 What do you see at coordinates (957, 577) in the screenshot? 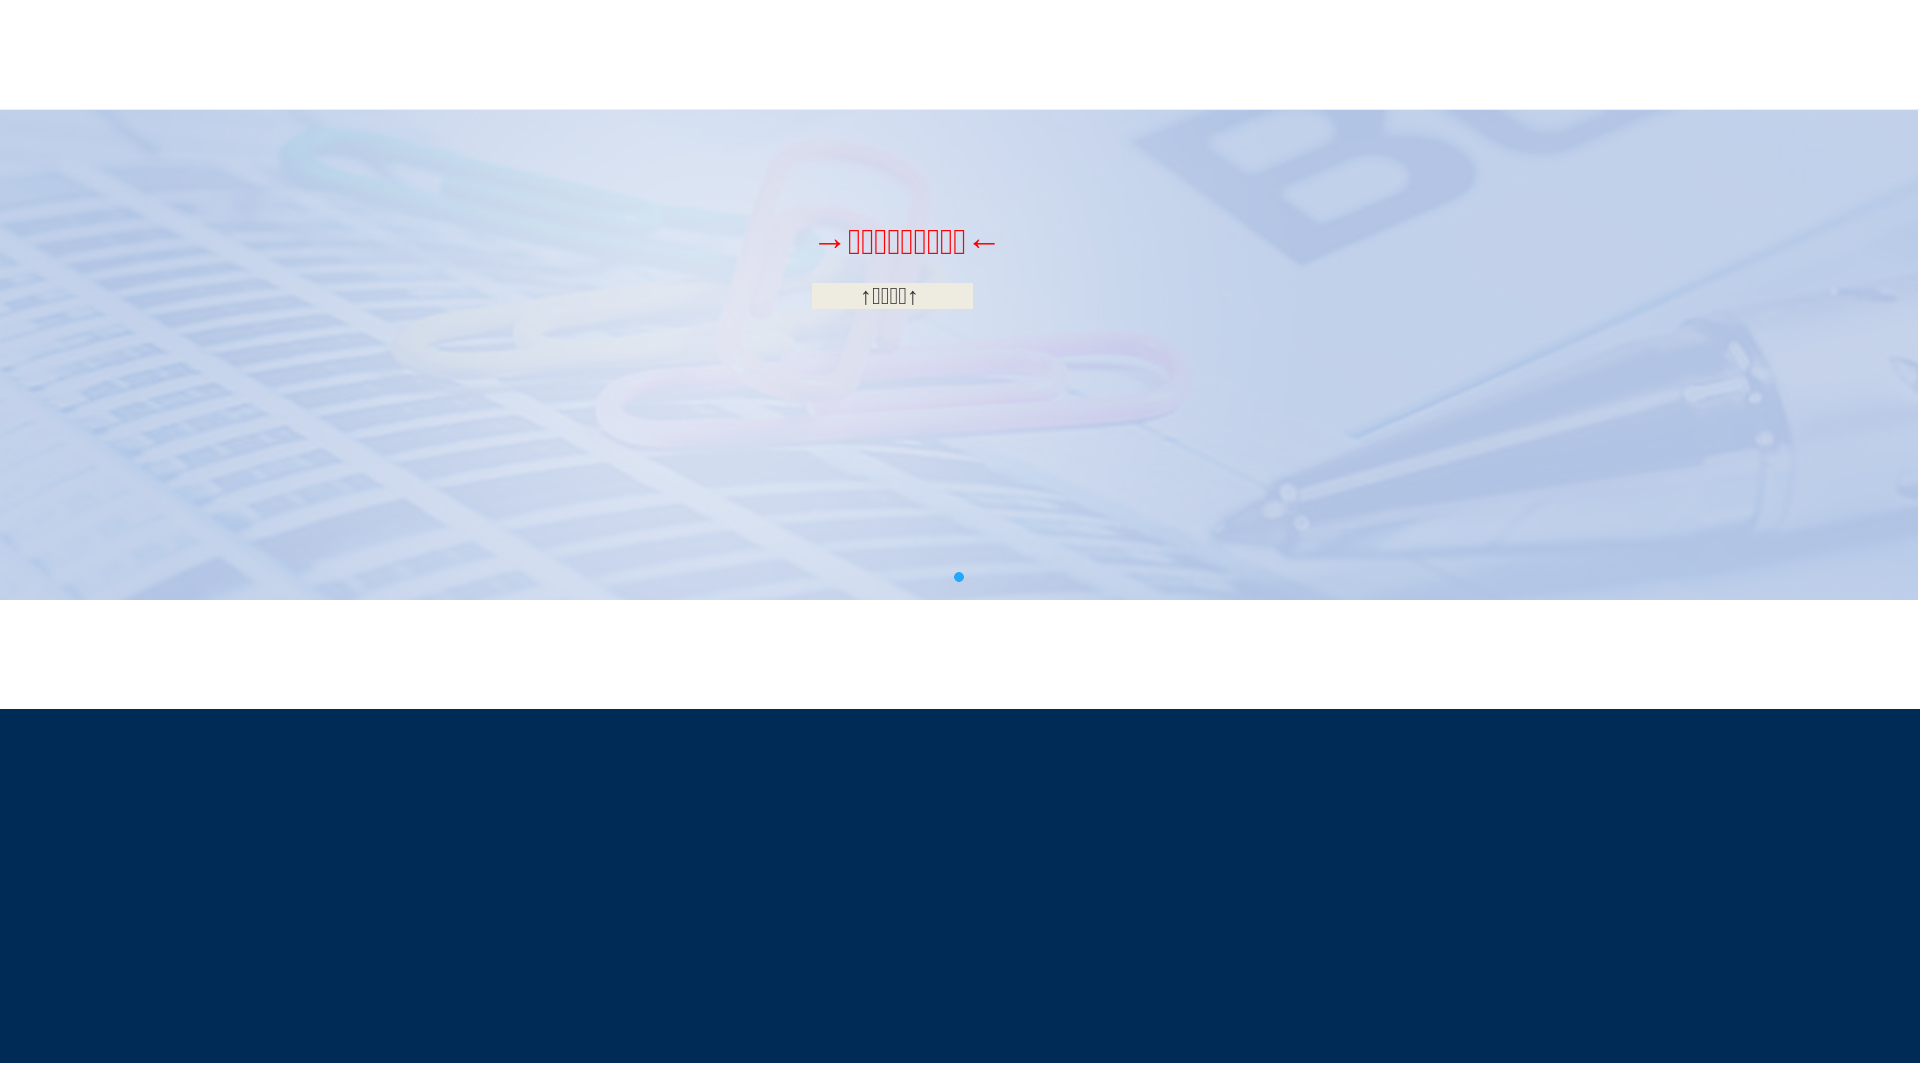
I see `'1'` at bounding box center [957, 577].